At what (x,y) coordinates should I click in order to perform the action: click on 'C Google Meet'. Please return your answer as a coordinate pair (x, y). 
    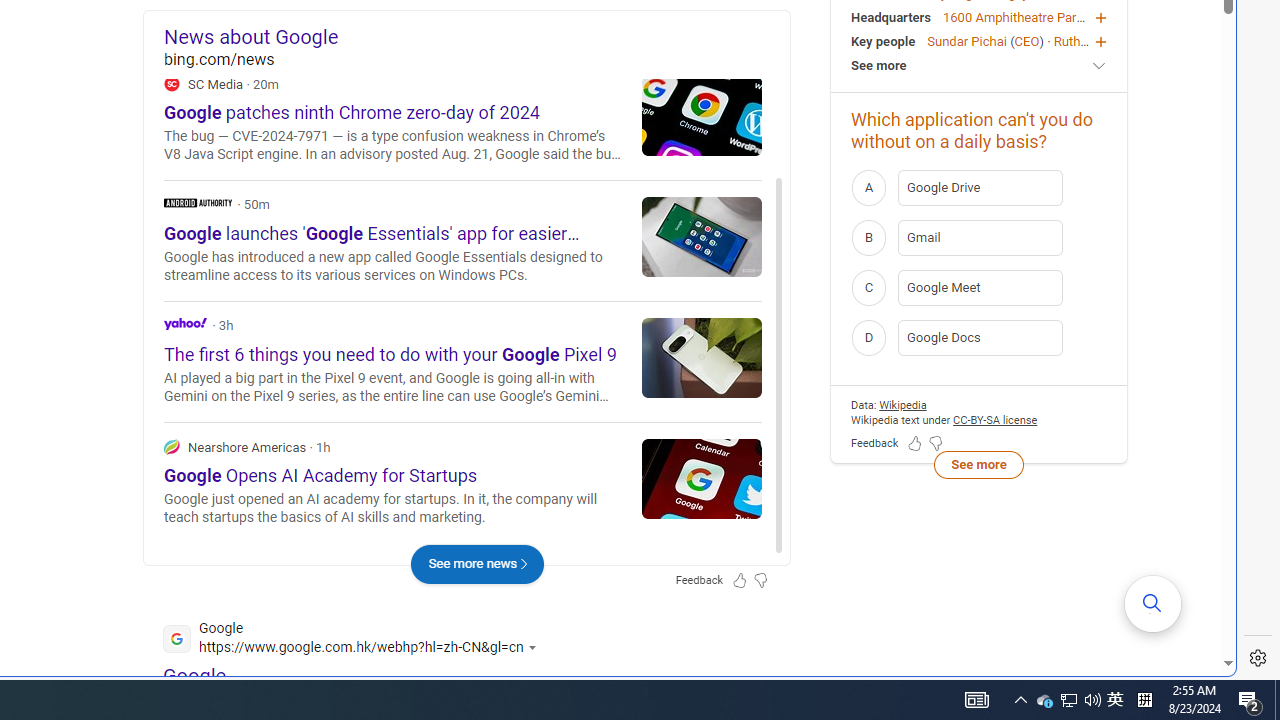
    Looking at the image, I should click on (979, 287).